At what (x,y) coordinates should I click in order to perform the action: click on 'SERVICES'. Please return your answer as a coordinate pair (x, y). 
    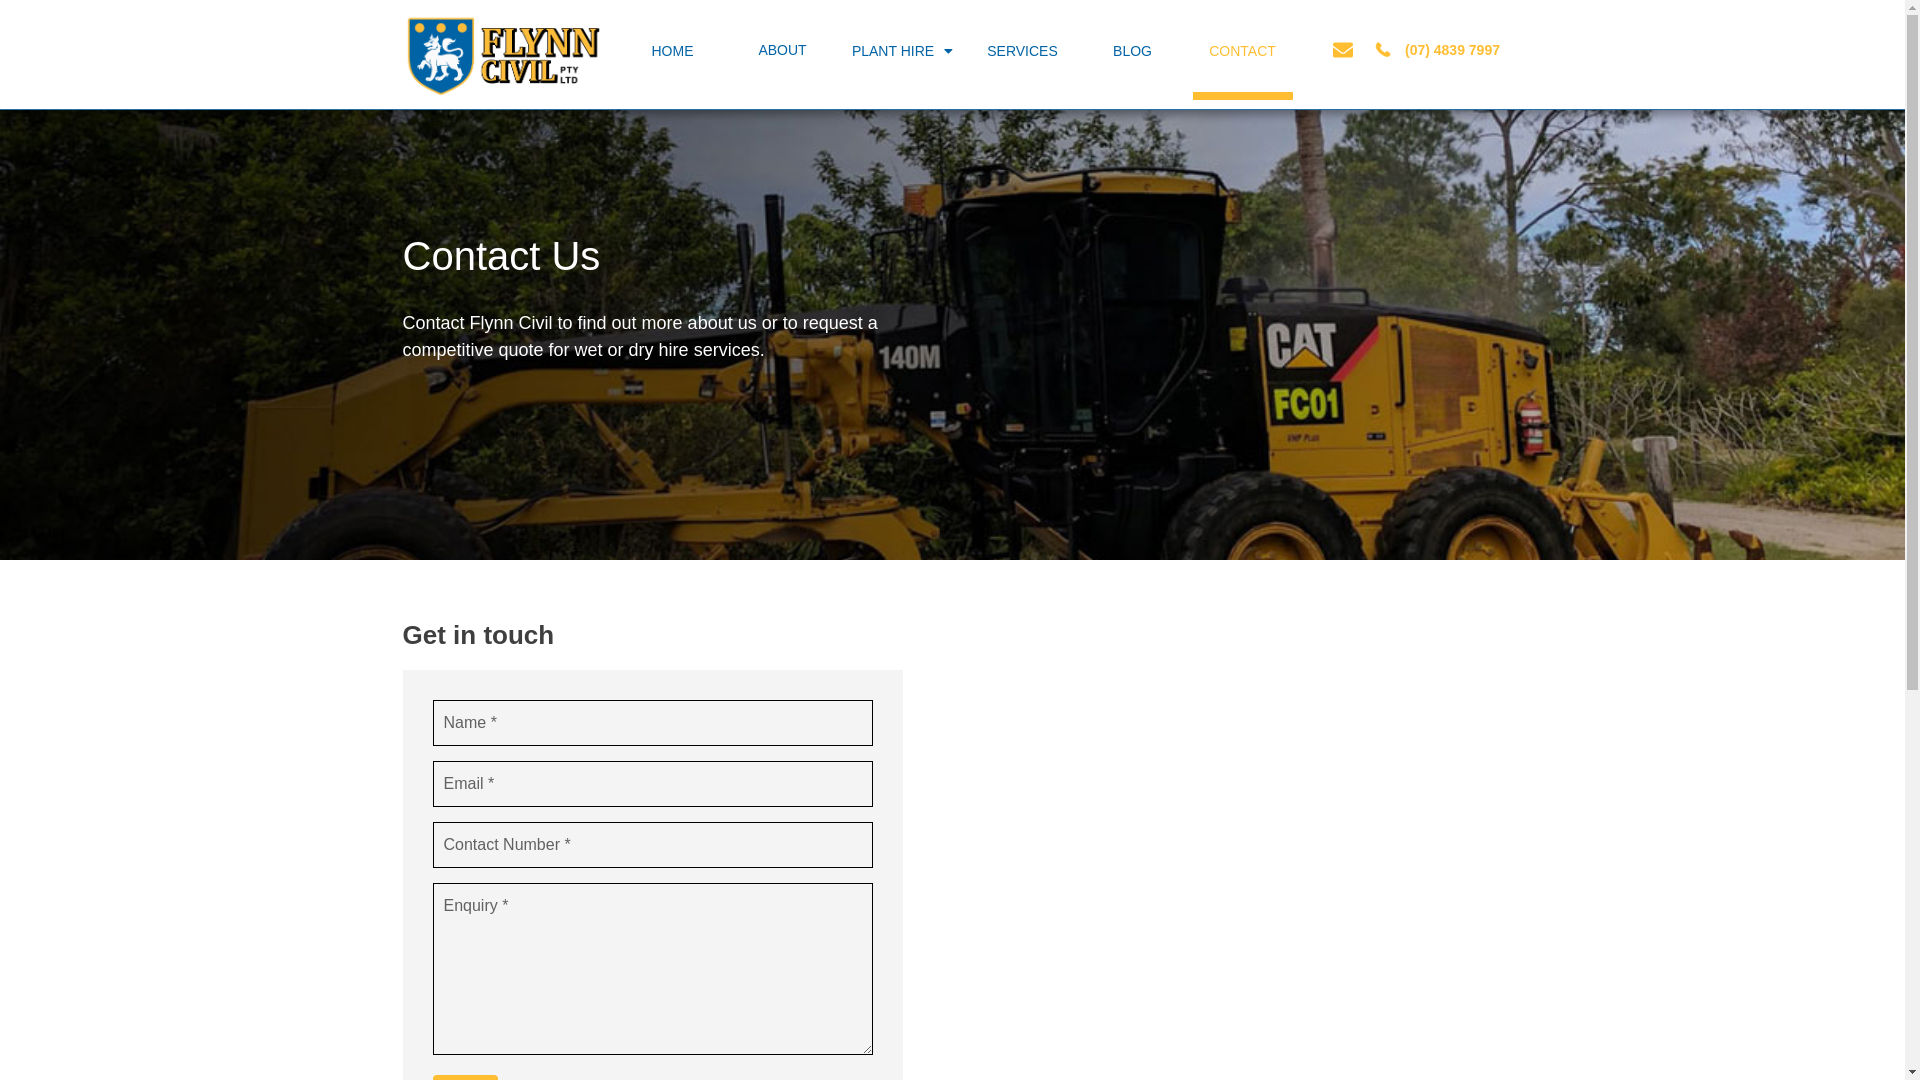
    Looking at the image, I should click on (971, 49).